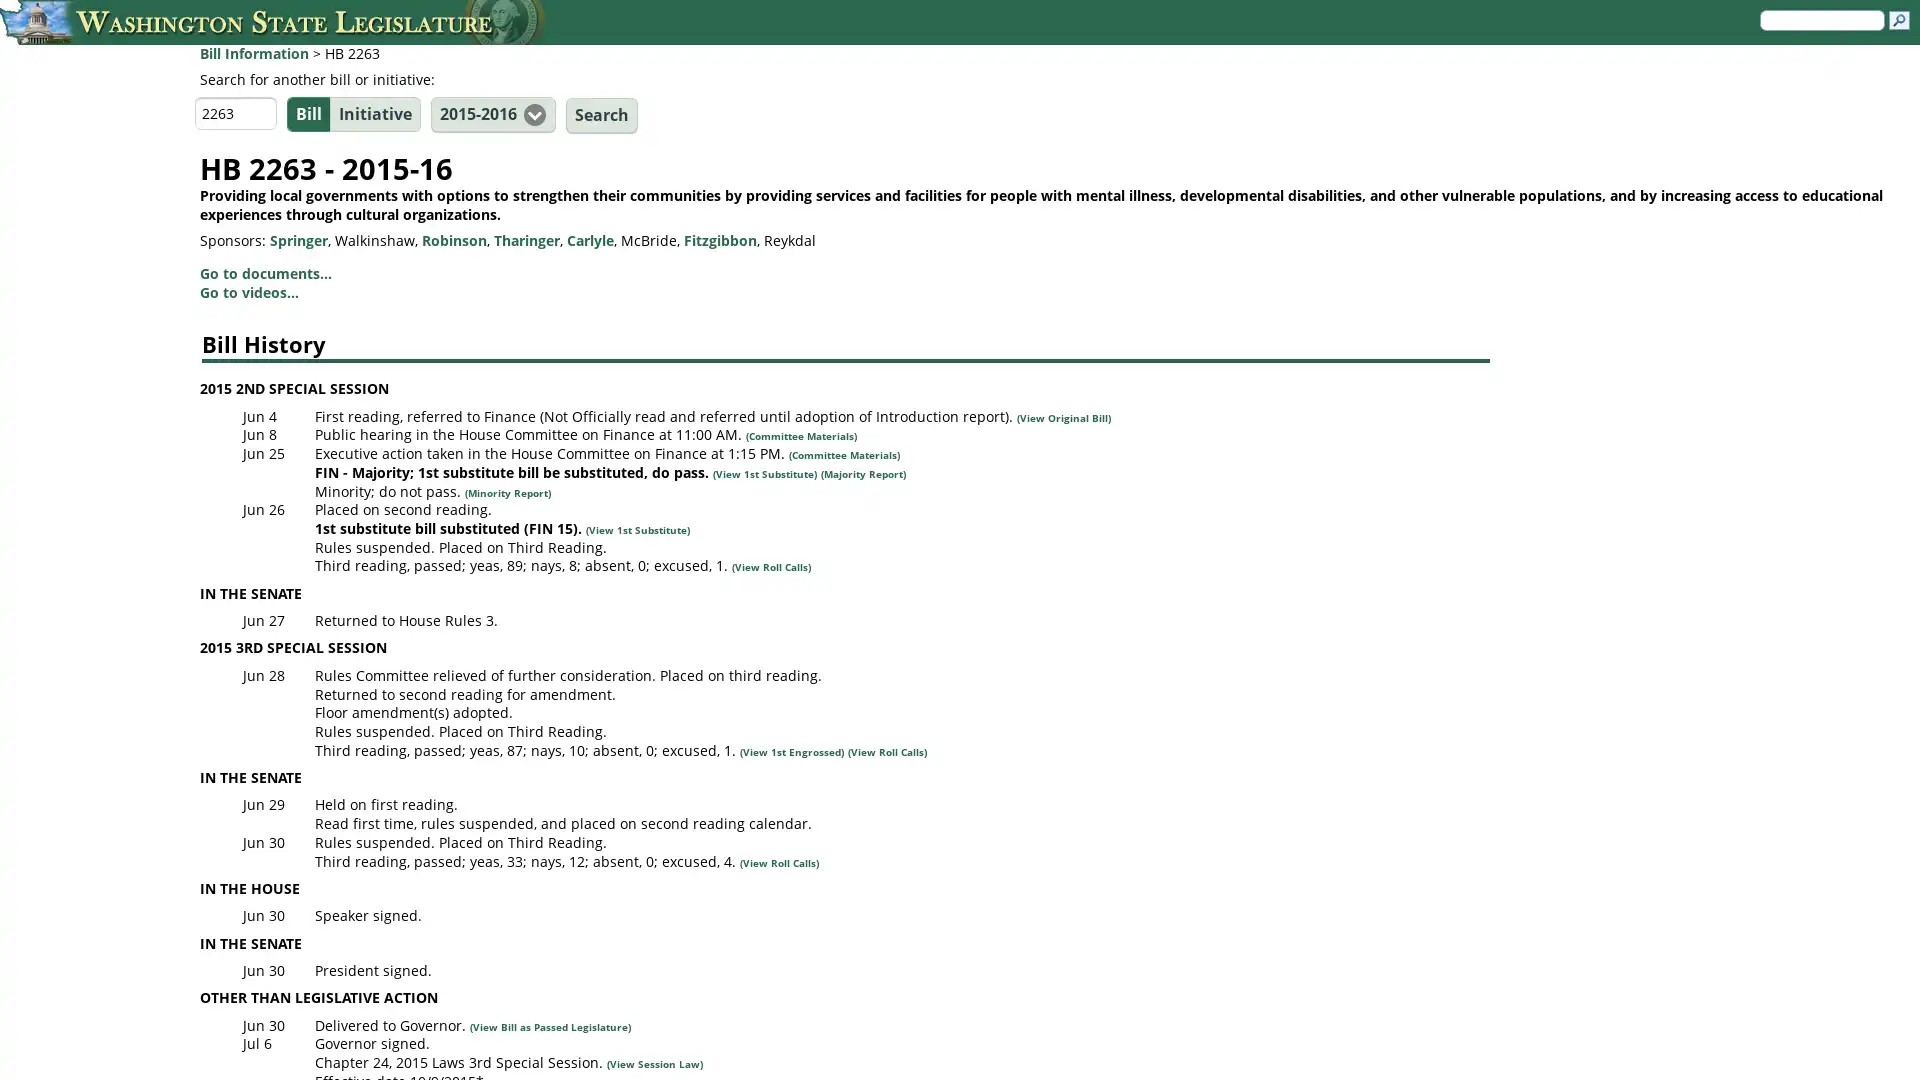  Describe the element at coordinates (604, 115) in the screenshot. I see `Search` at that location.